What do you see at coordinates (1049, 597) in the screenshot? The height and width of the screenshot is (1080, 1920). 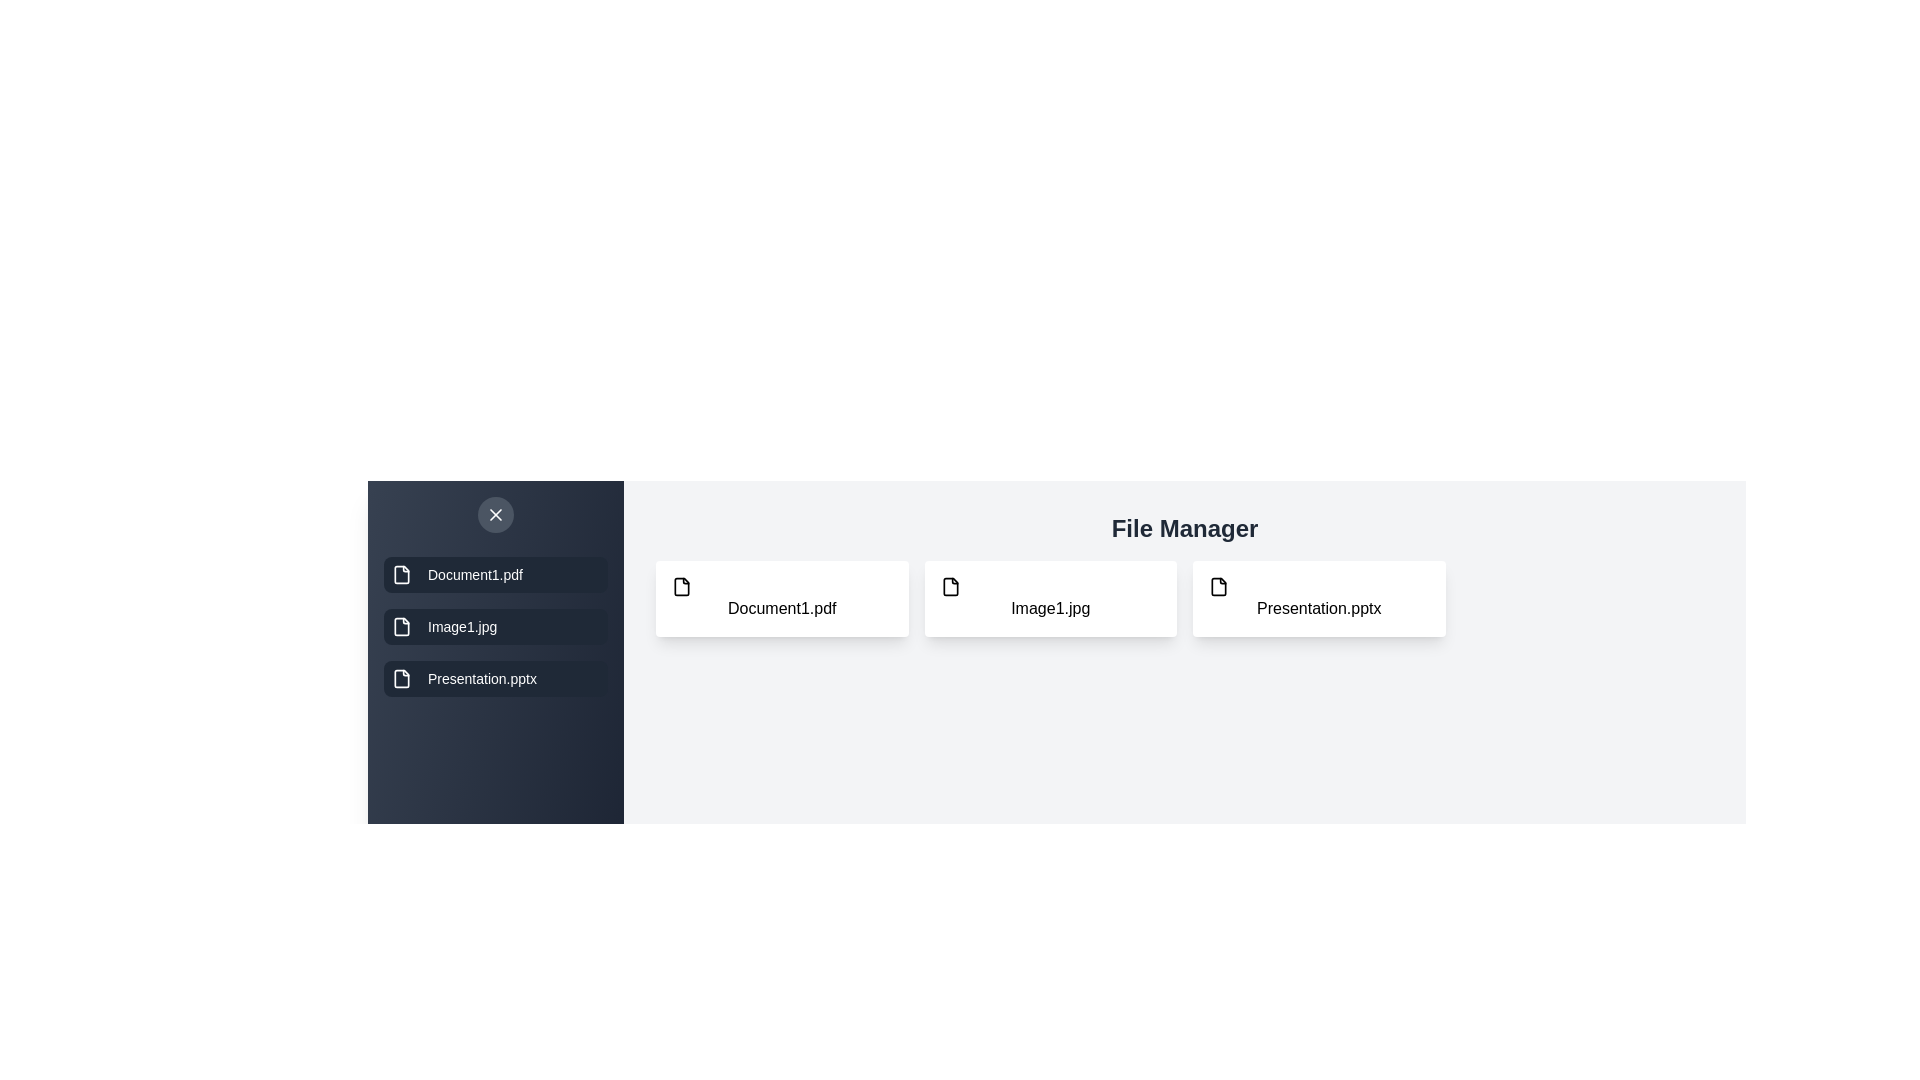 I see `the file Image1.jpg in the main grid` at bounding box center [1049, 597].